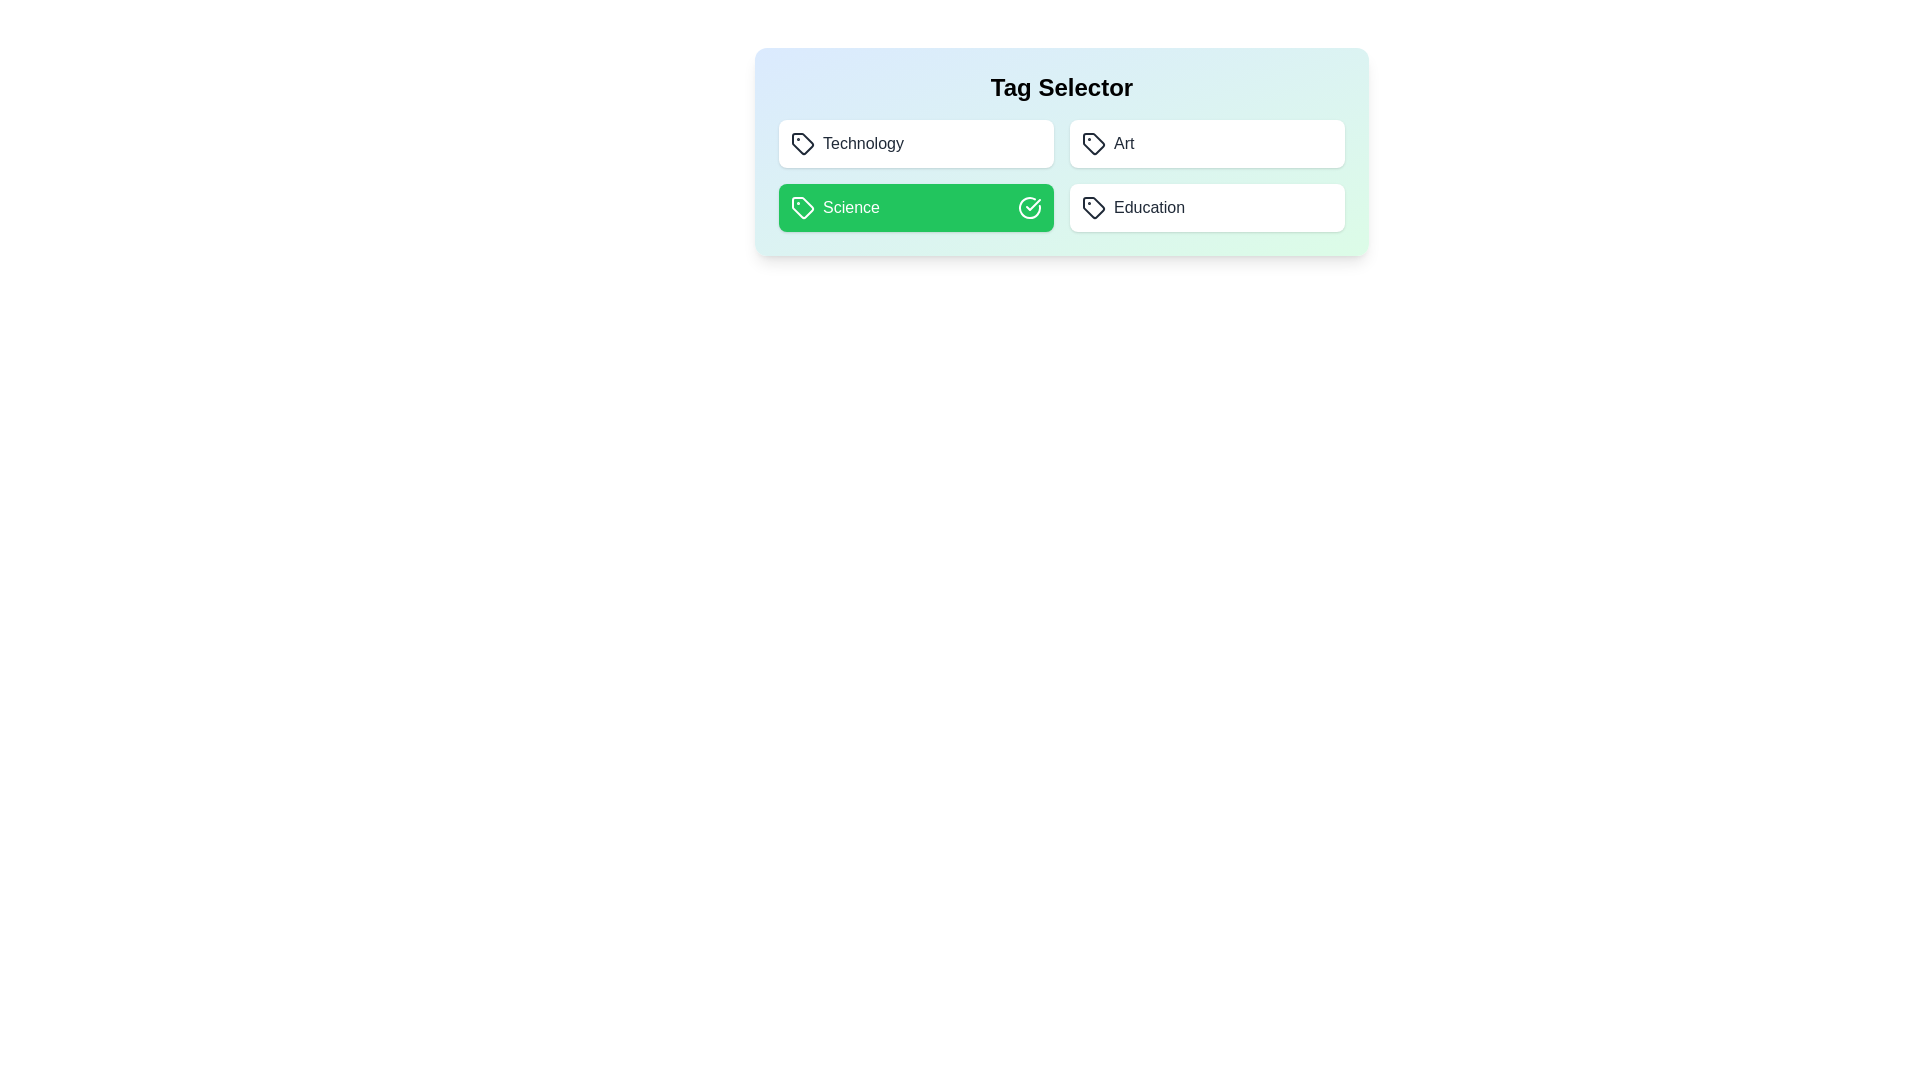  I want to click on the tag Education by clicking on it, so click(1206, 208).